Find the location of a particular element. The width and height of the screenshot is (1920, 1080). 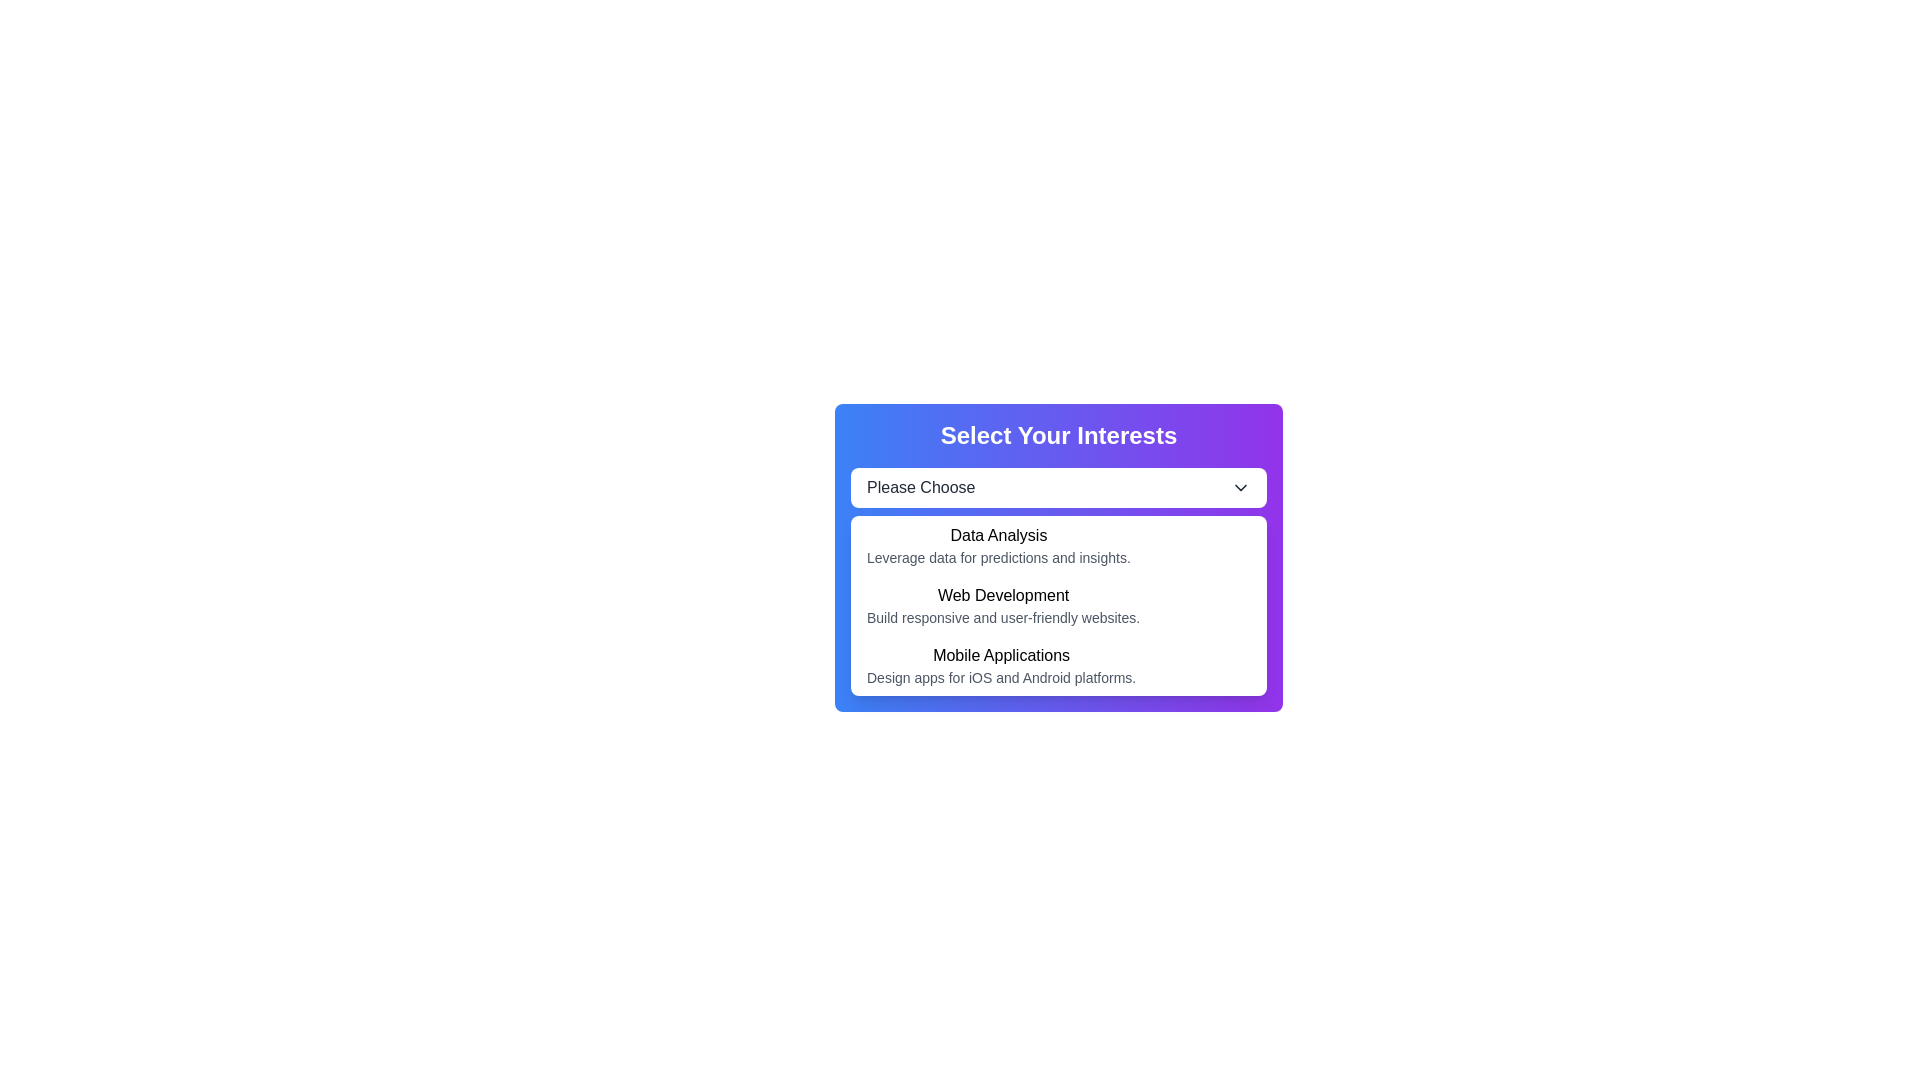

the text label titled 'Data Analysis' located within the selectable list under 'Select Your Interests.' is located at coordinates (998, 546).